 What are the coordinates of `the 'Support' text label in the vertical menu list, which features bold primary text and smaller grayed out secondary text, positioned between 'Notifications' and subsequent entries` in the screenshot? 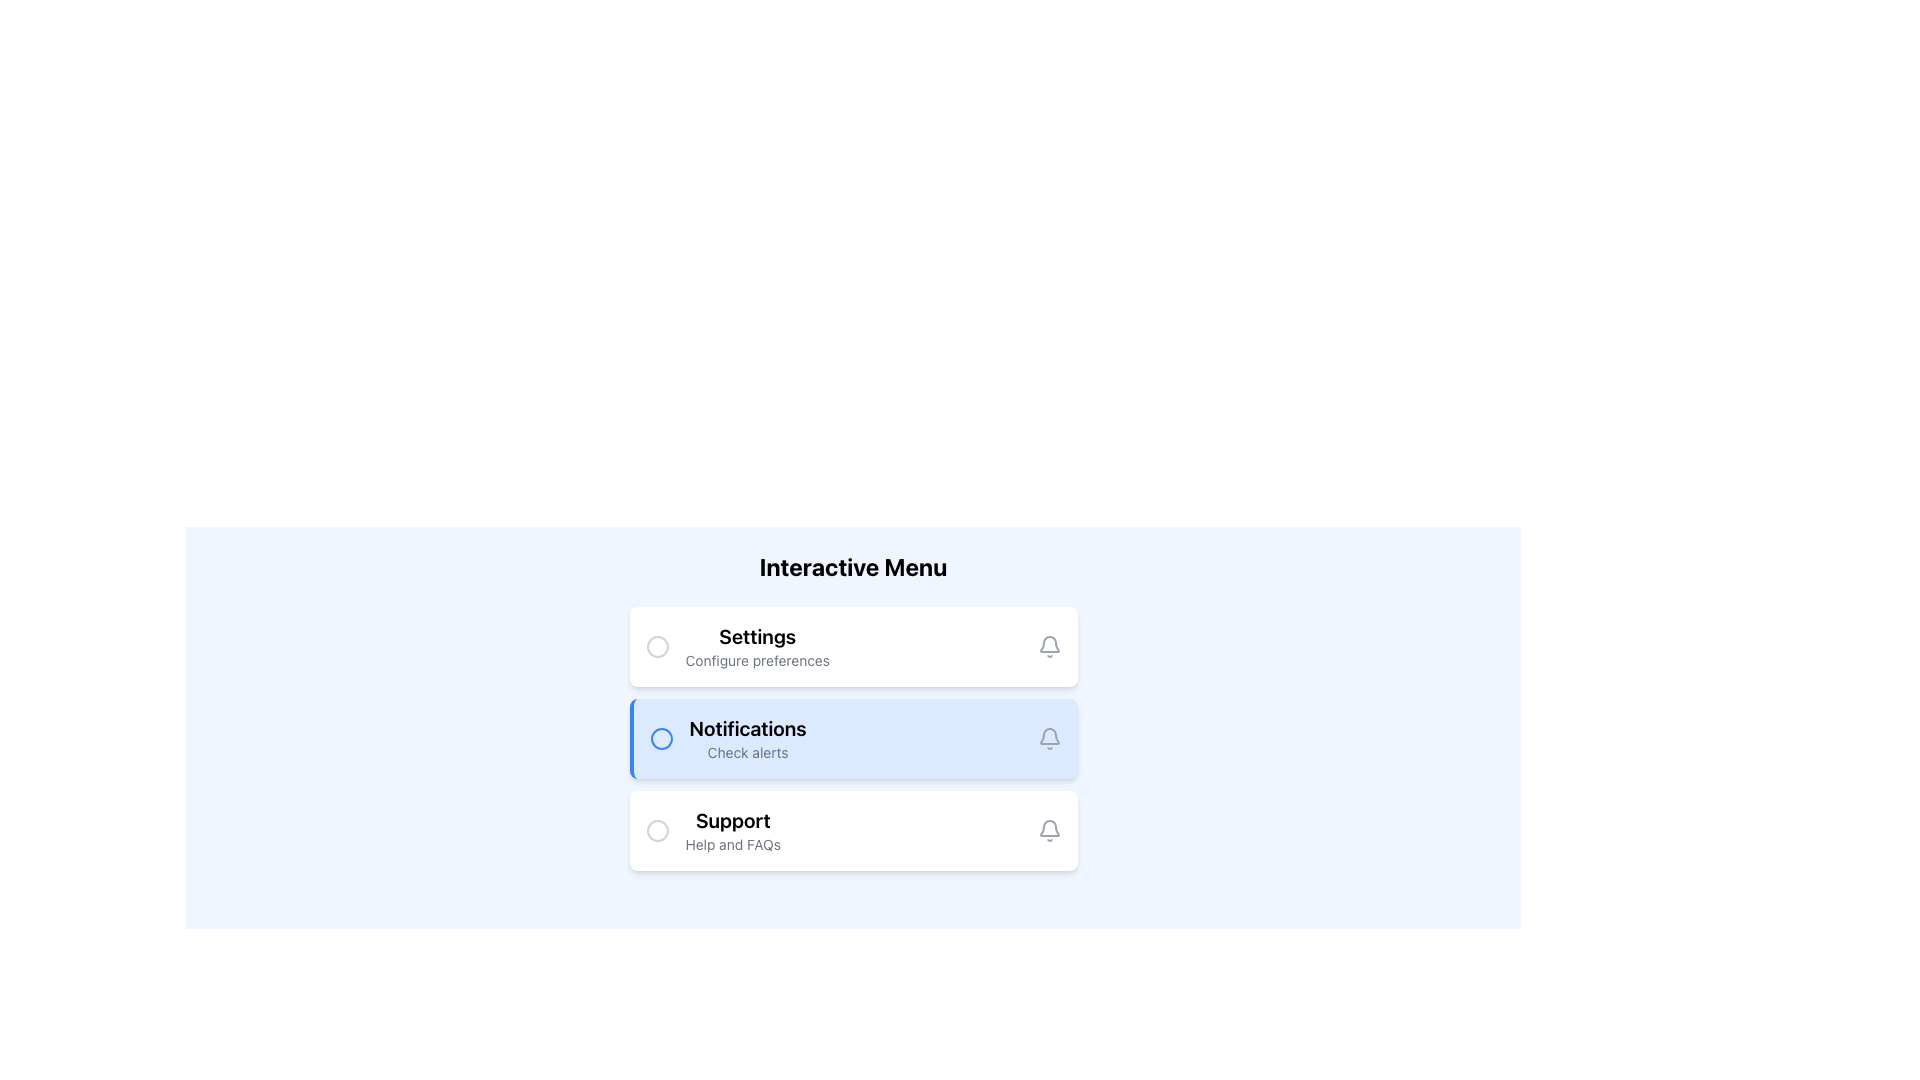 It's located at (732, 830).